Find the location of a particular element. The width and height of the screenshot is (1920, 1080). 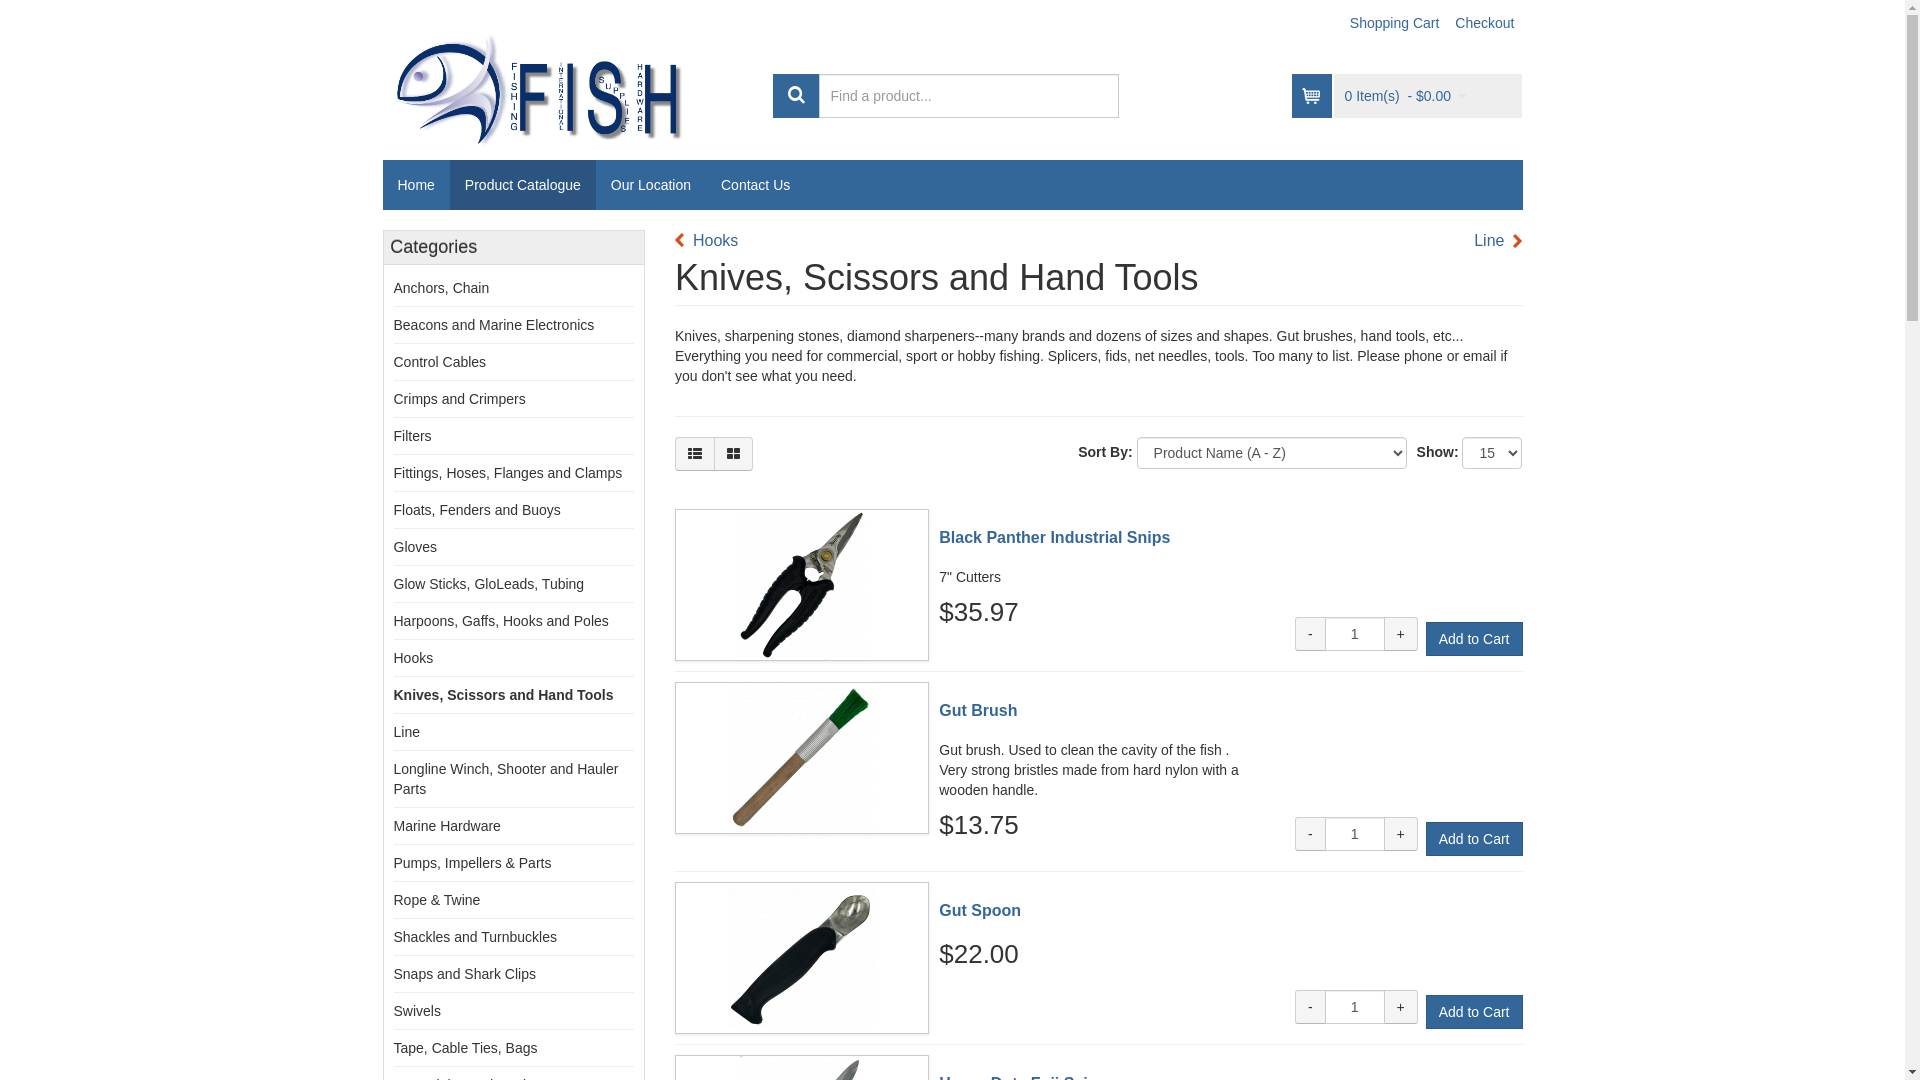

'Tape, Cable Ties, Bags' is located at coordinates (464, 1047).